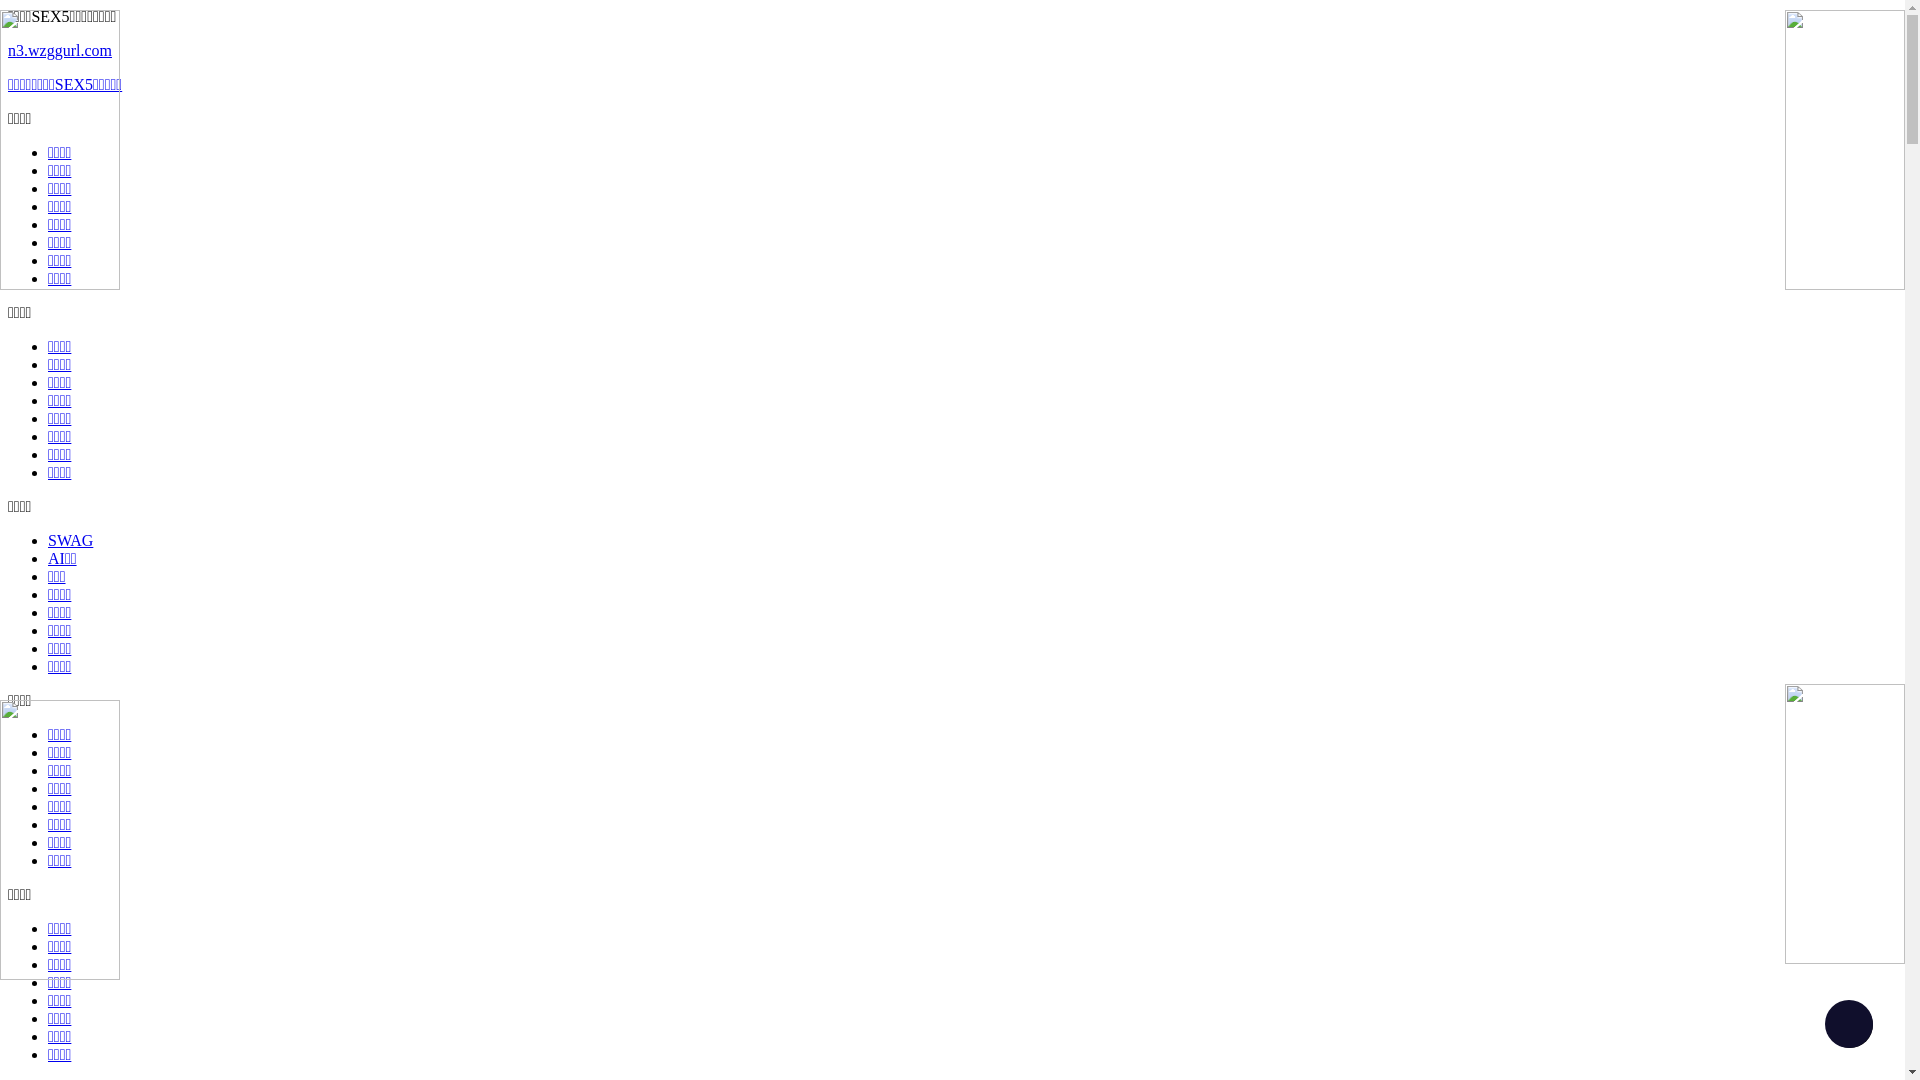  Describe the element at coordinates (70, 540) in the screenshot. I see `'SWAG'` at that location.